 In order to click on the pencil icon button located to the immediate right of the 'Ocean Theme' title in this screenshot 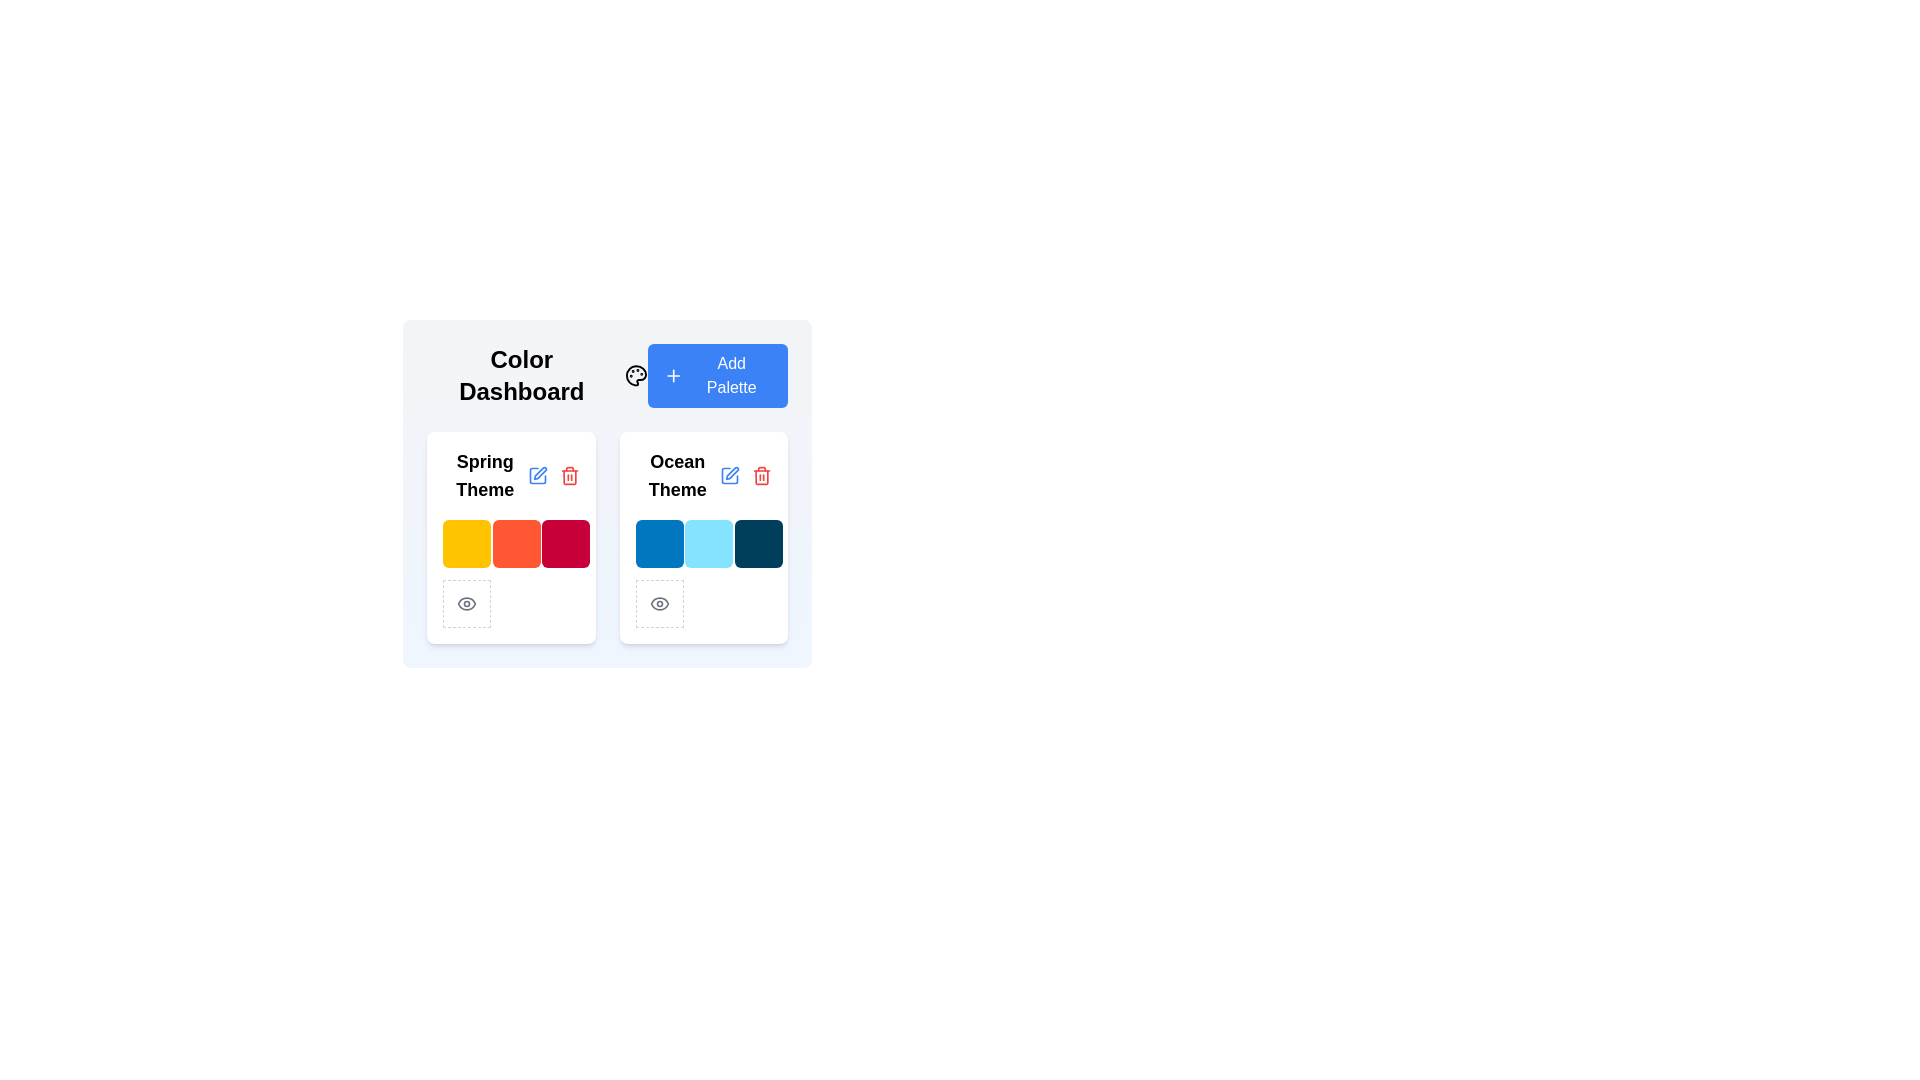, I will do `click(728, 475)`.